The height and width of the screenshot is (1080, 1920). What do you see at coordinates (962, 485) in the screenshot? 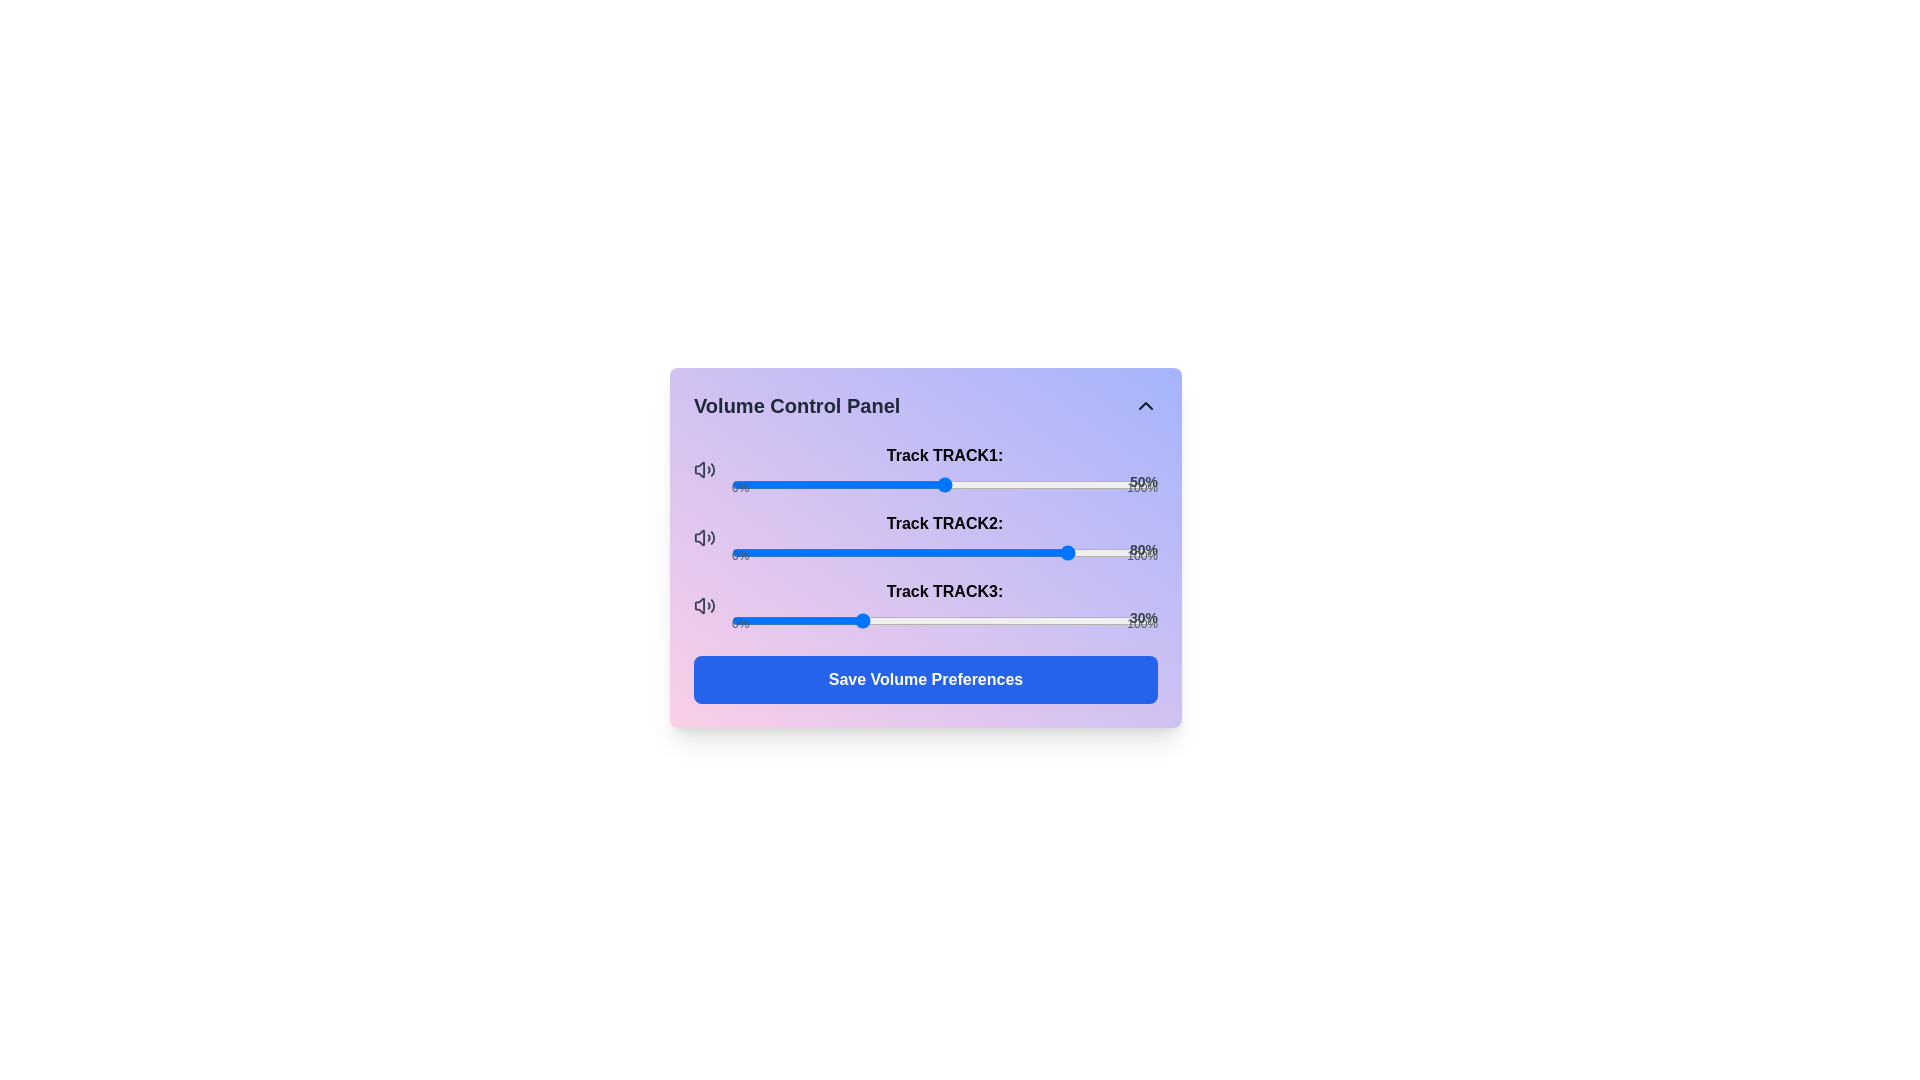
I see `the volume` at bounding box center [962, 485].